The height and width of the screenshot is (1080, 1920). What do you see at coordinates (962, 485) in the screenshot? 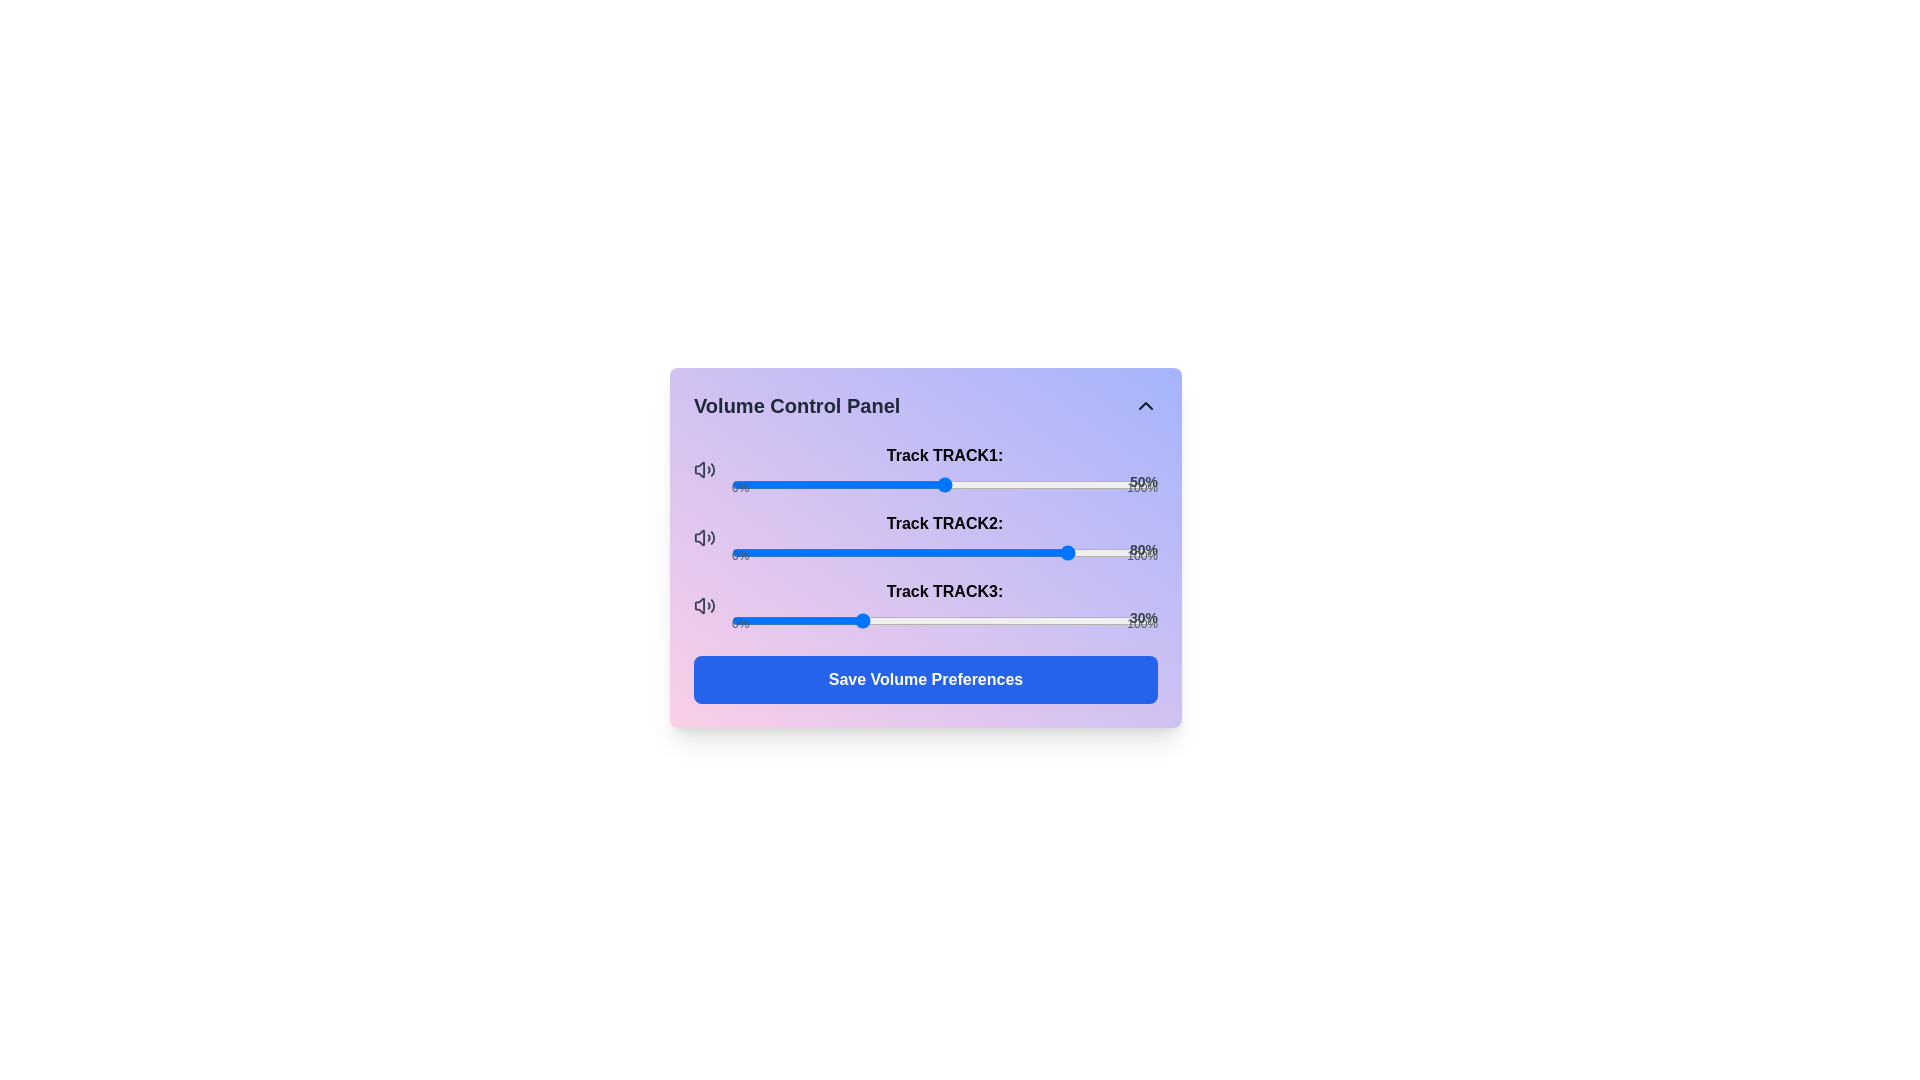
I see `the volume` at bounding box center [962, 485].